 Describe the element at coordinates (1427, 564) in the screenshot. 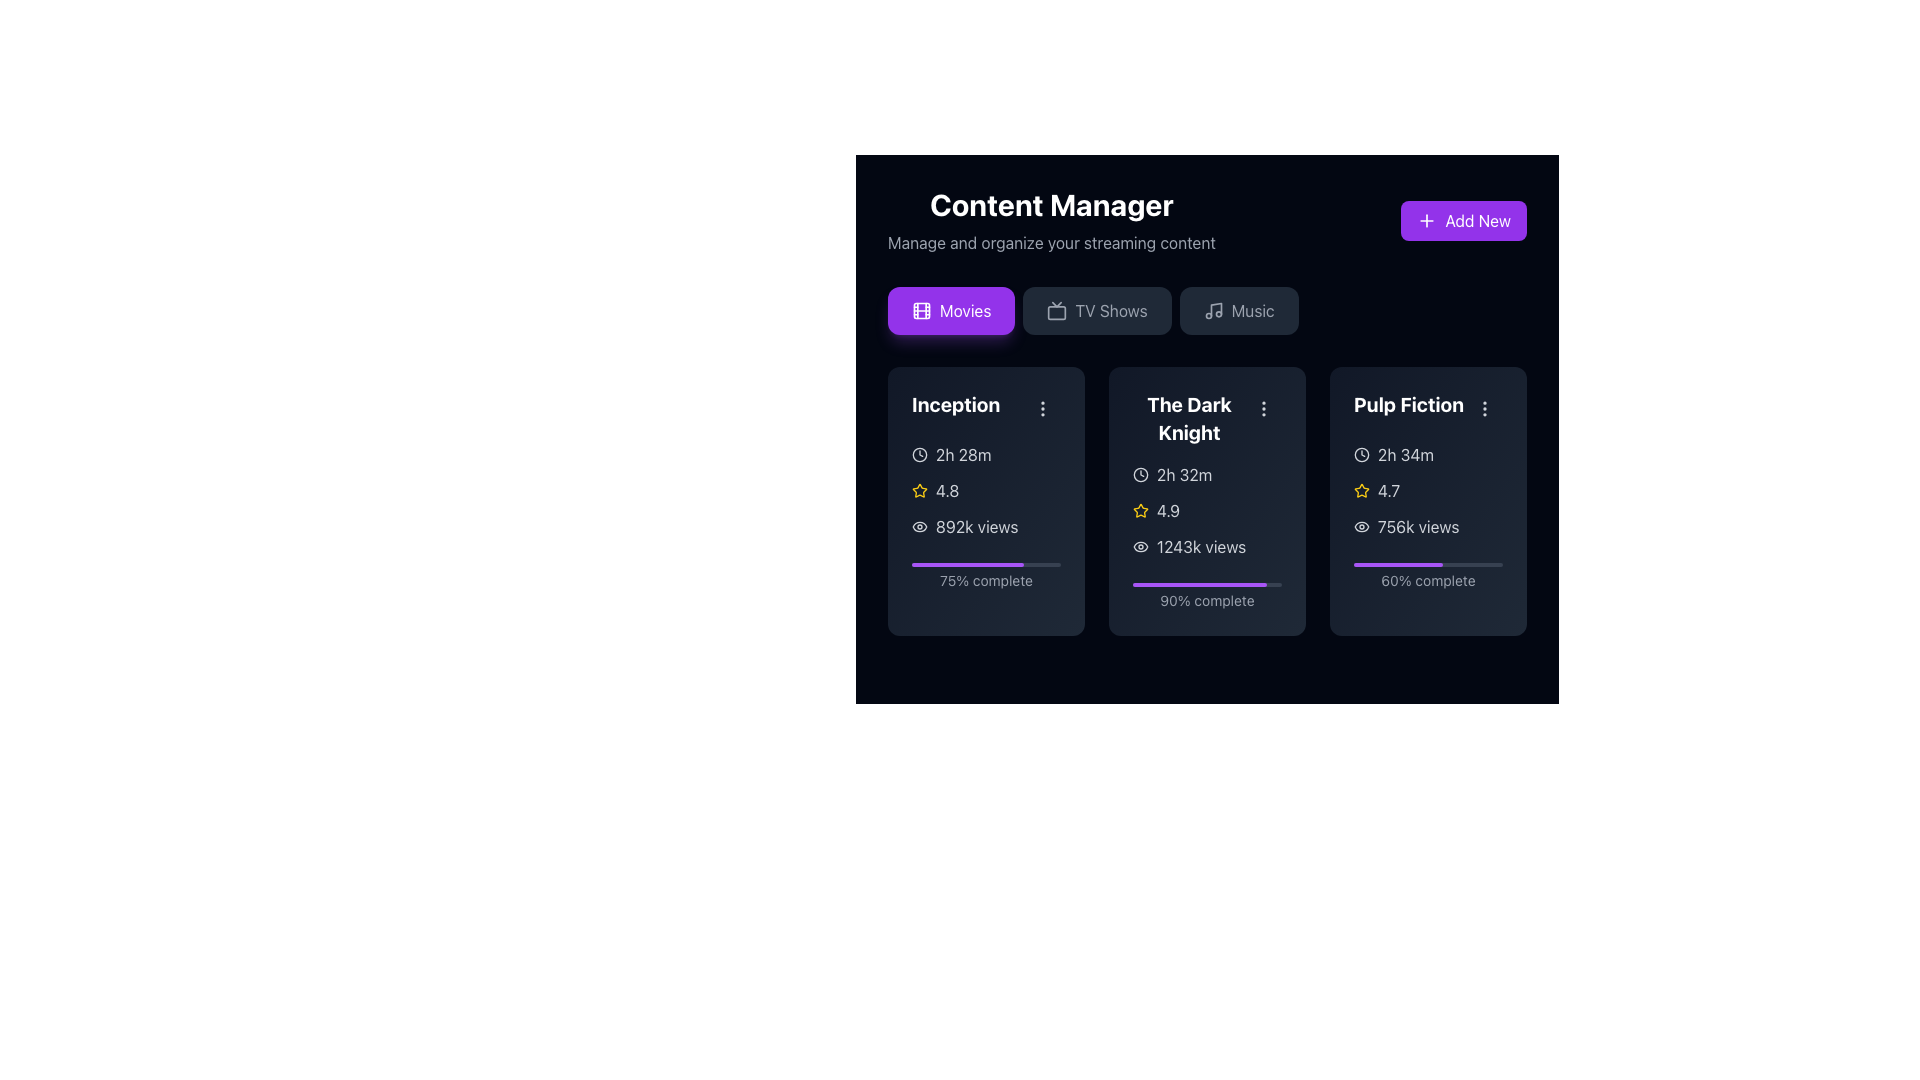

I see `the progress bar for 'Pulp Fiction,' which is a horizontal bar with a gray background and rounded edges, indicating progress with a purple section, located just above the text '60% complete.'` at that location.